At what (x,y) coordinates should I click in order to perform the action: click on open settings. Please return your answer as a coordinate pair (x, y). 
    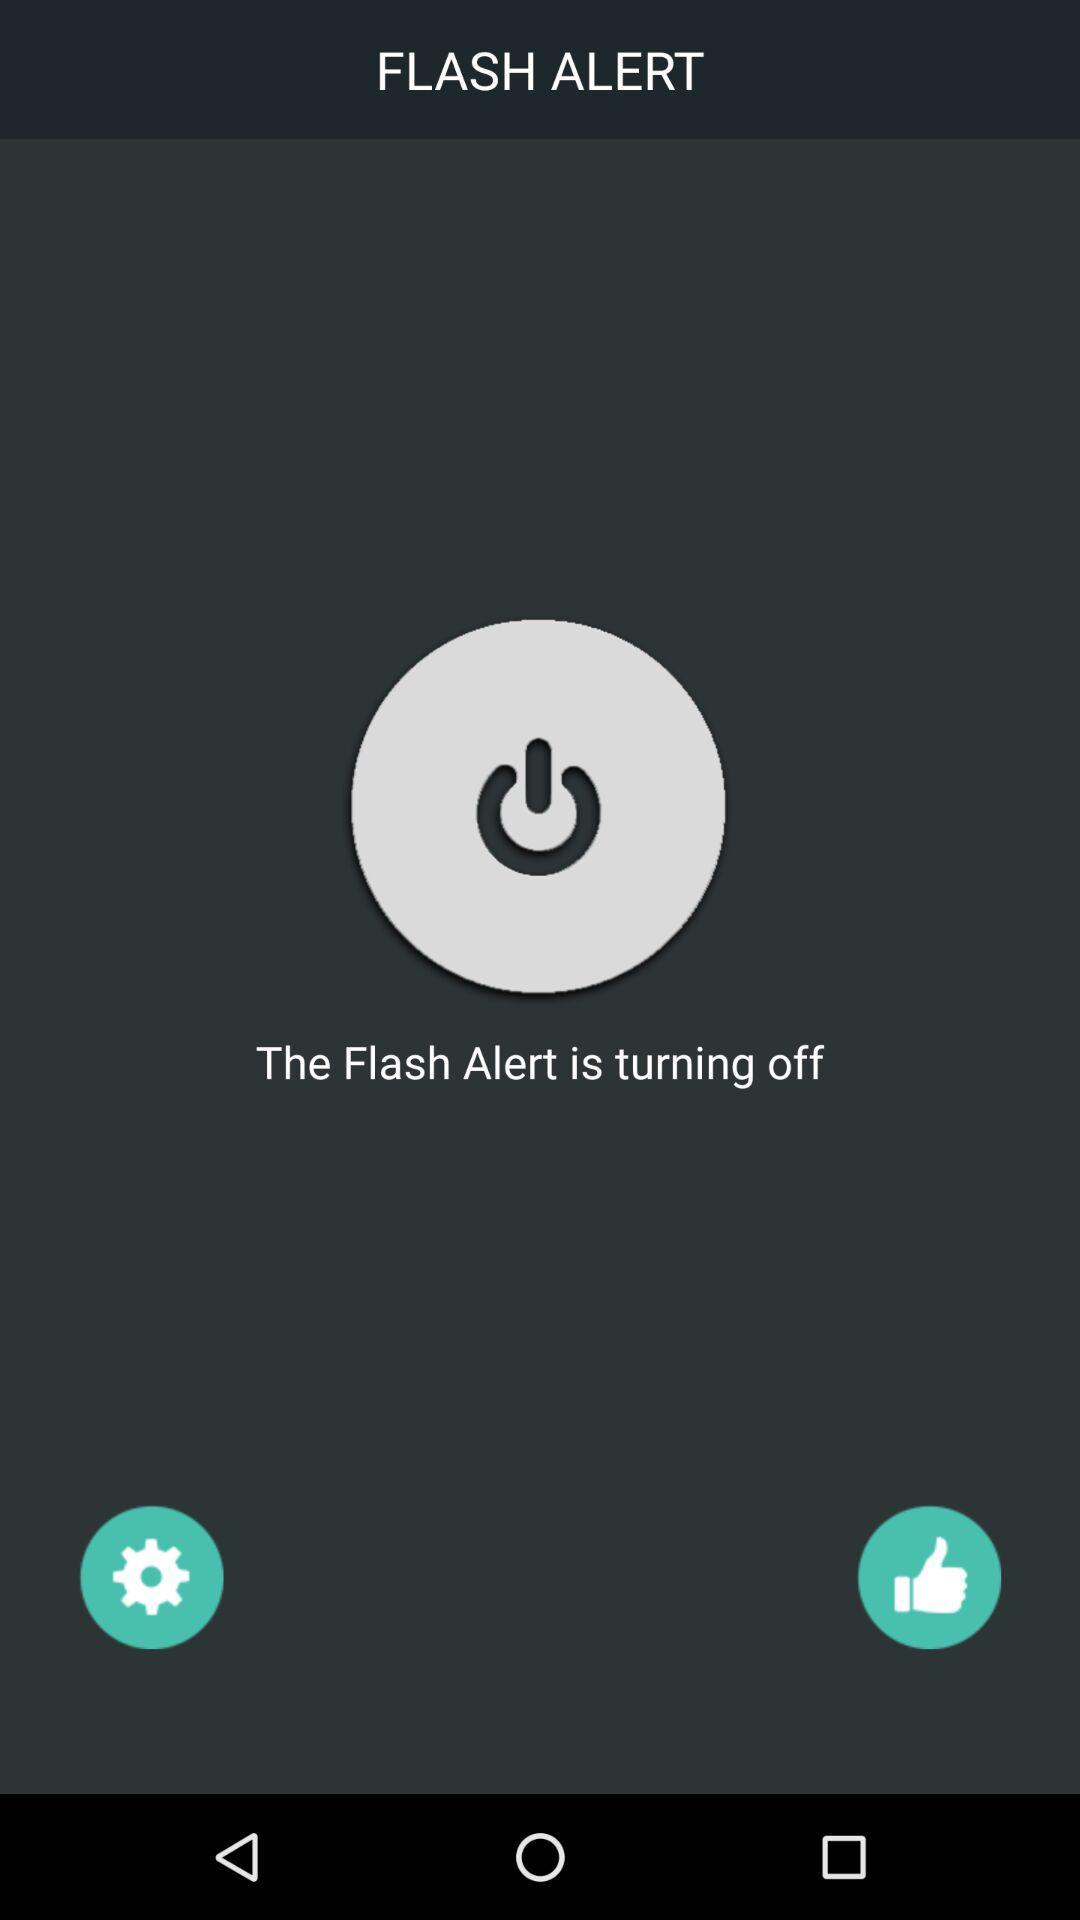
    Looking at the image, I should click on (150, 1575).